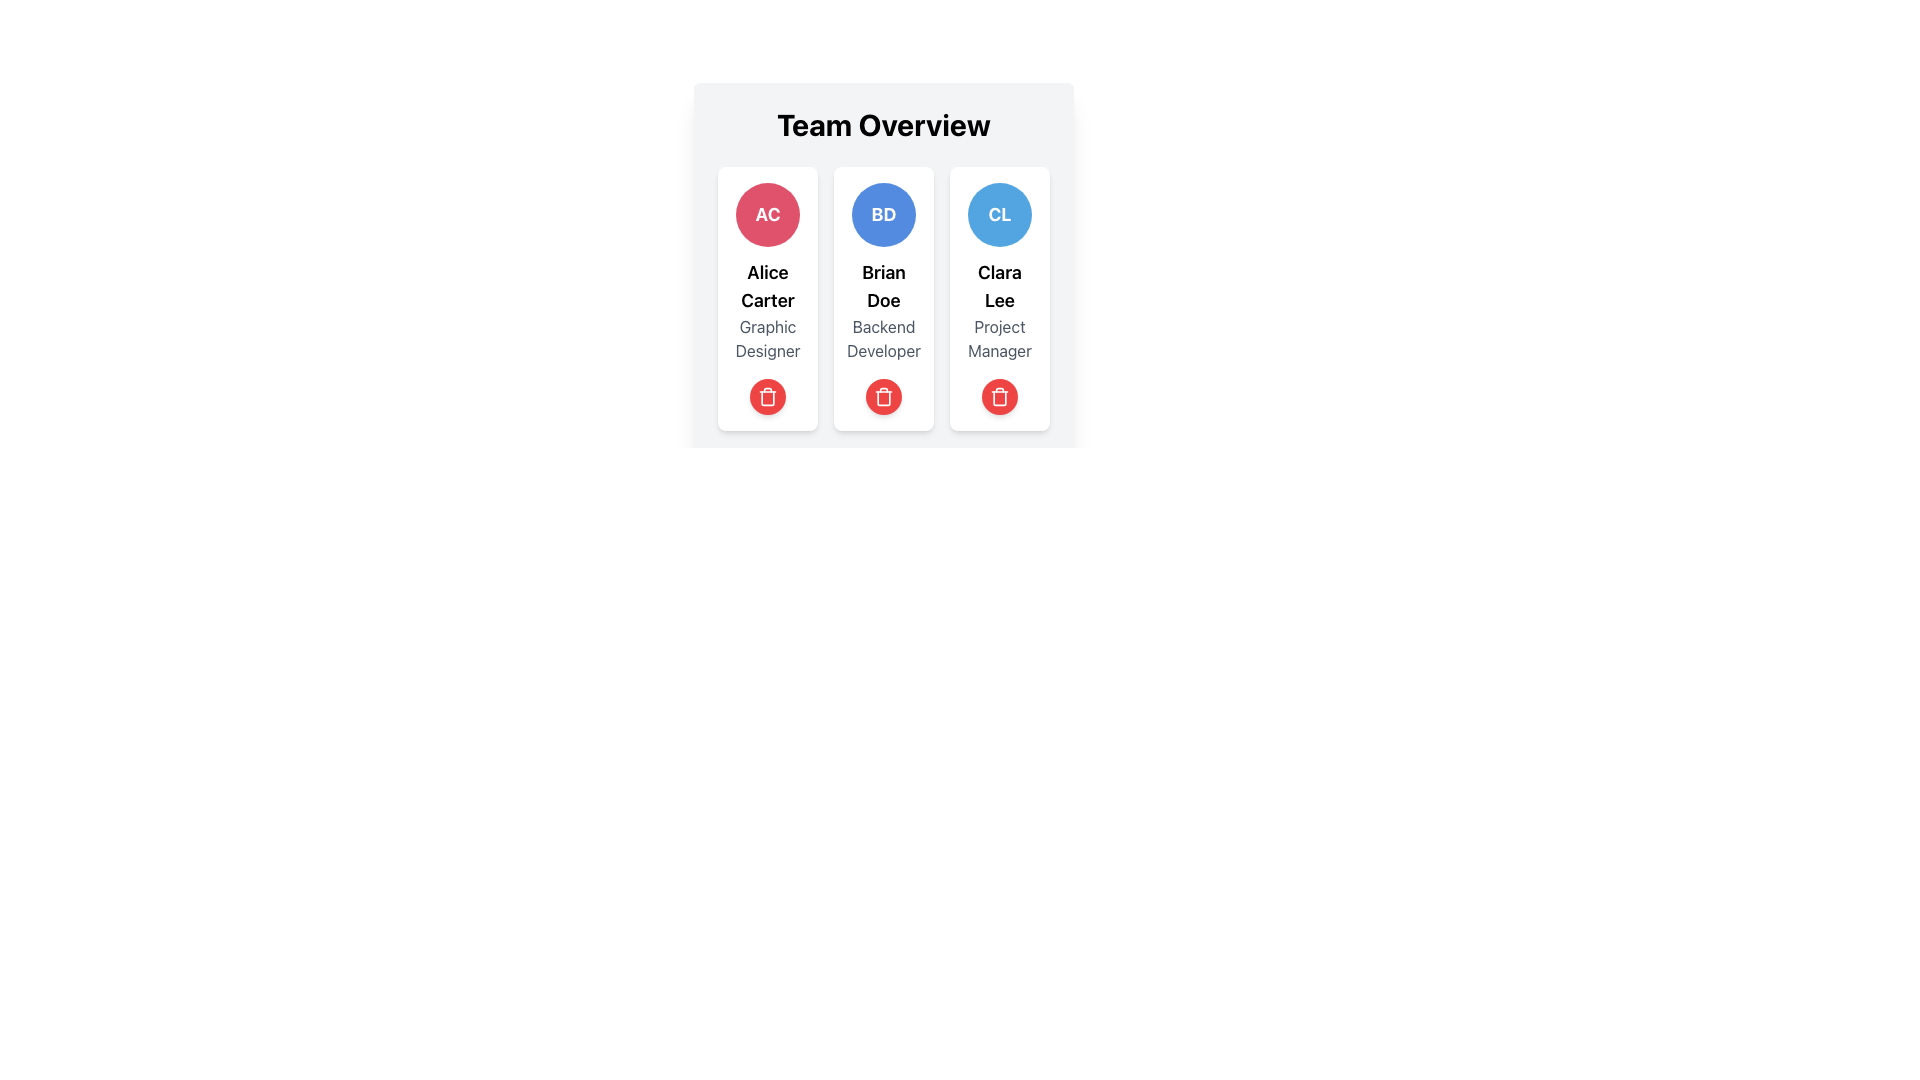  I want to click on the Text label displaying 'Brian Doe', which is located below the circular badge with initials 'BD' and above the text 'Backend Developer' within the central card of the 'Team Overview', so click(882, 286).